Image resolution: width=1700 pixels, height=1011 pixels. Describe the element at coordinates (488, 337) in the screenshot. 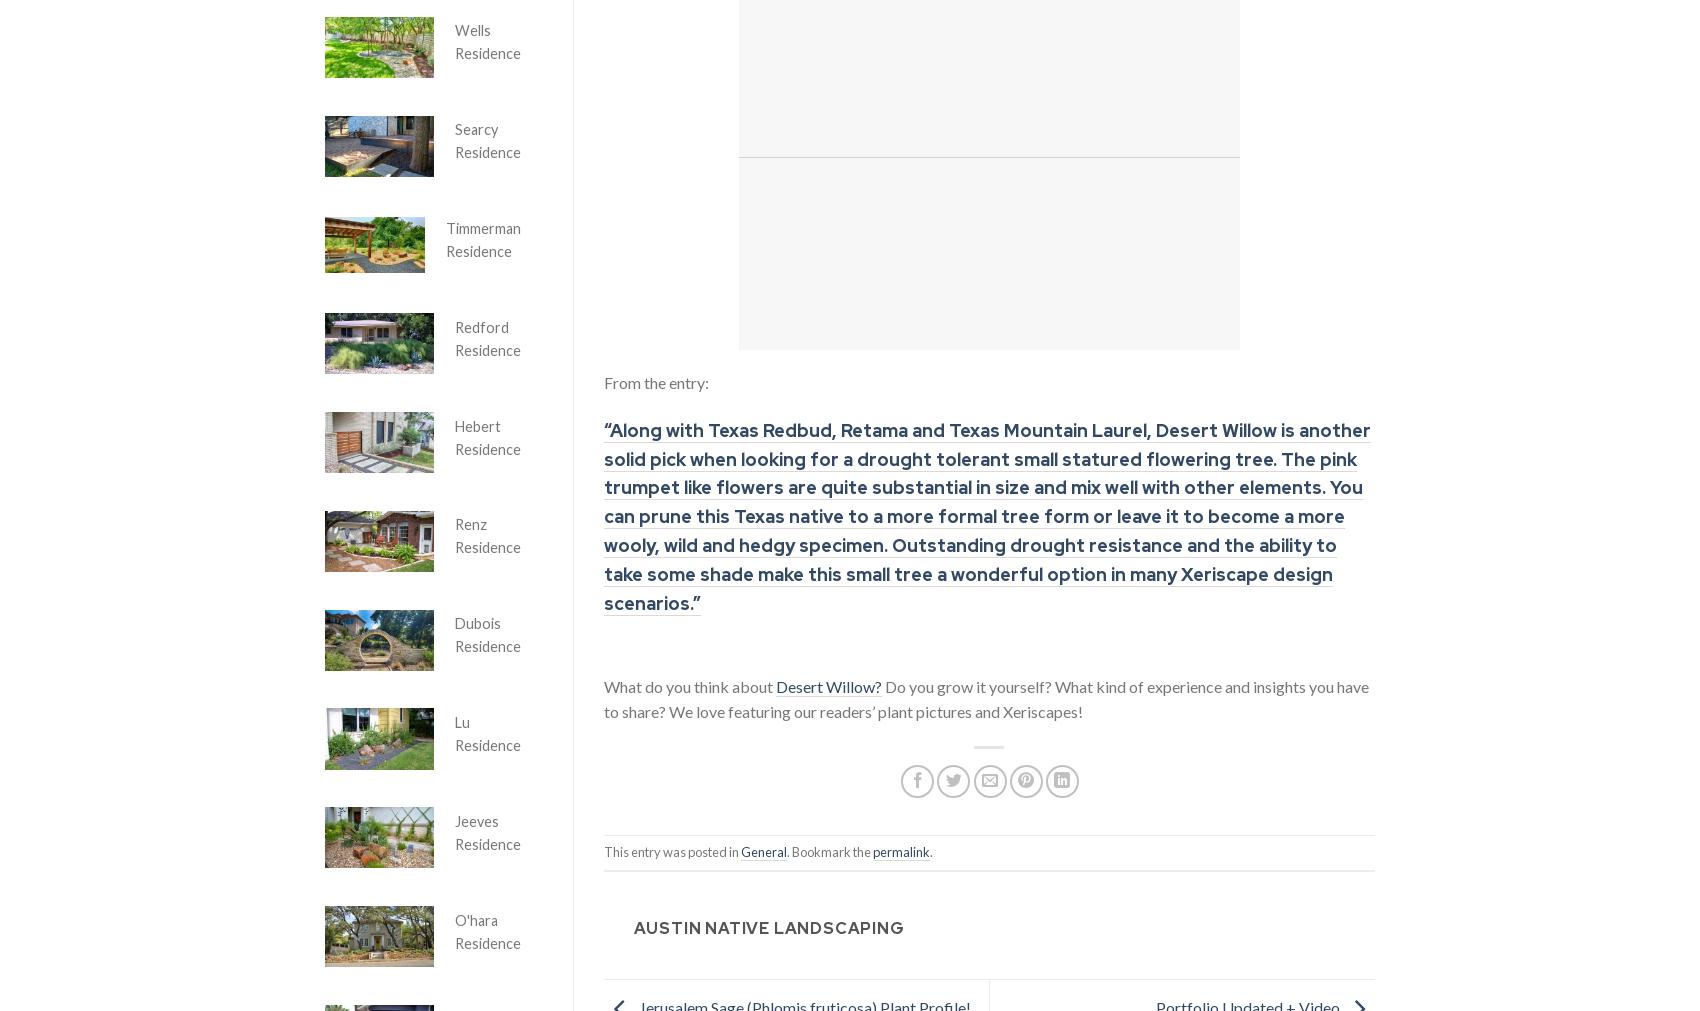

I see `'Redford Residence'` at that location.